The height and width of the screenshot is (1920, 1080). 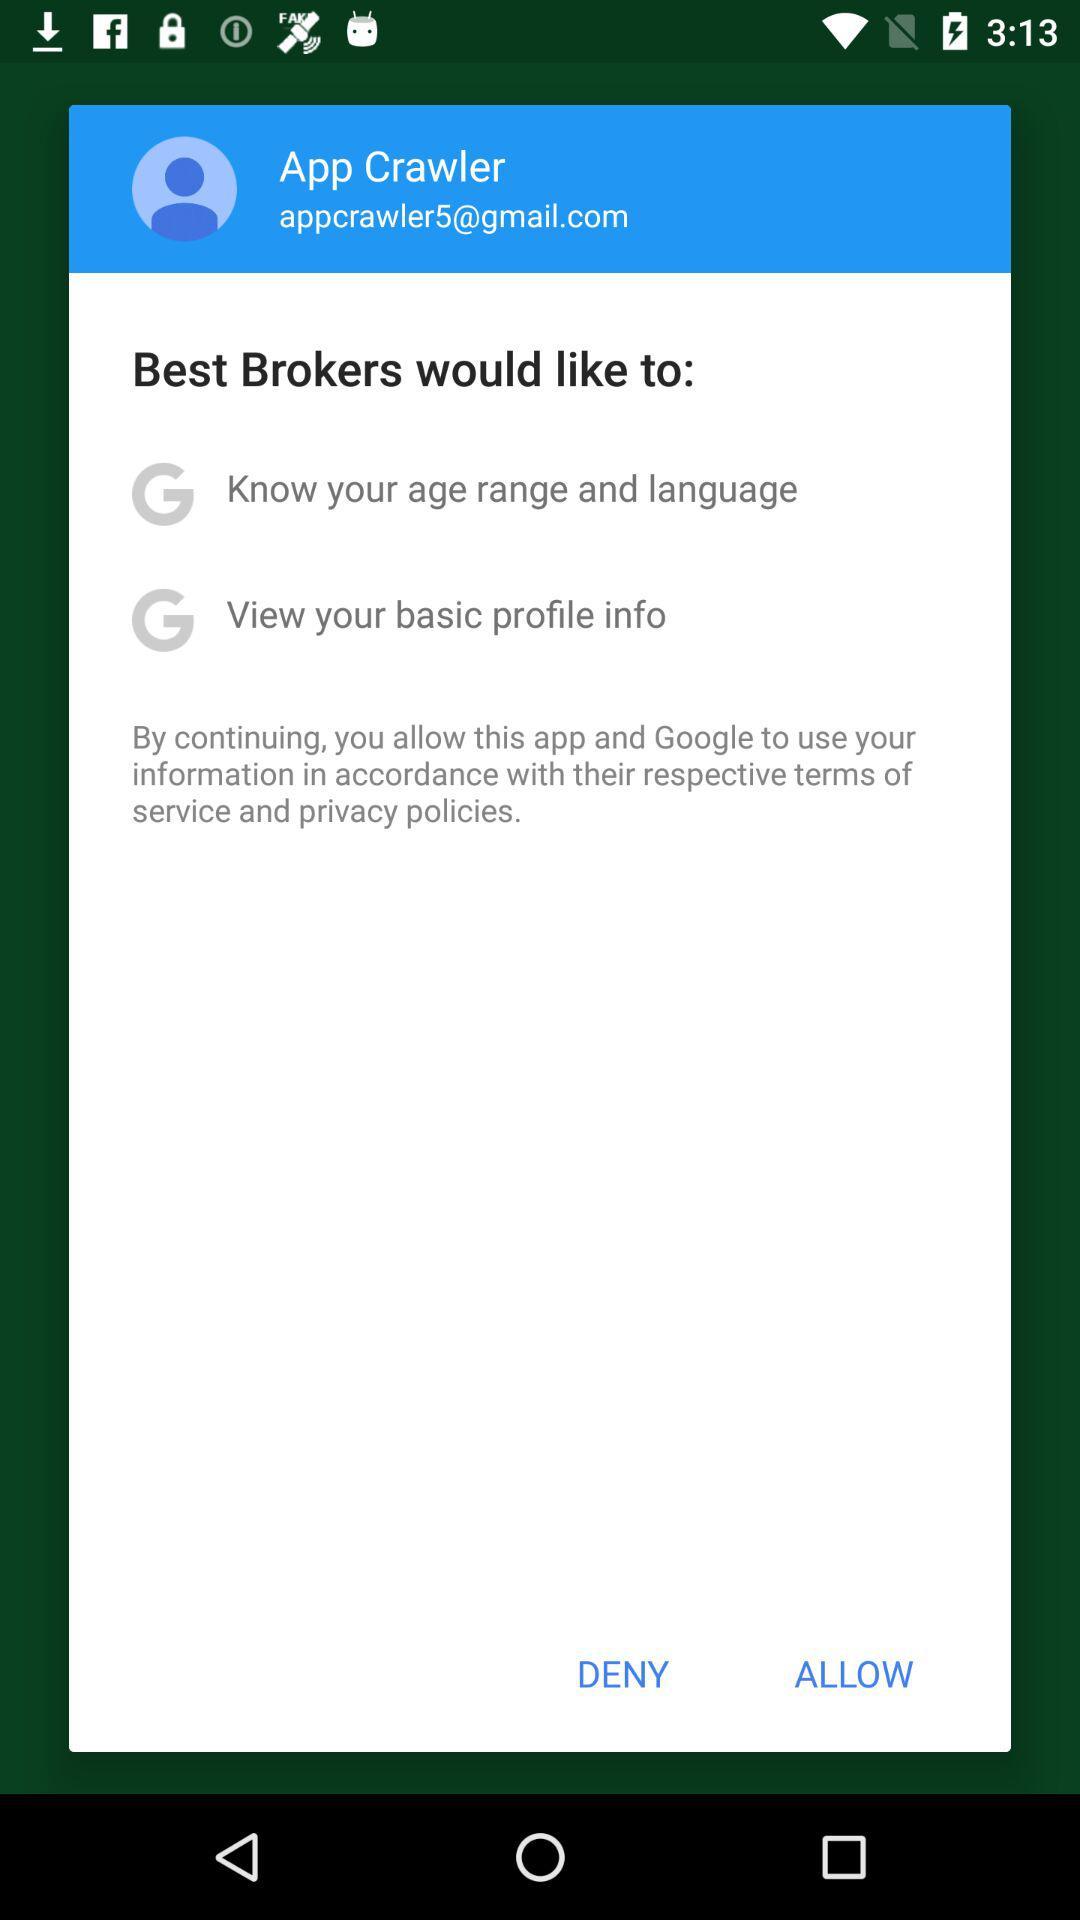 I want to click on view your basic, so click(x=445, y=612).